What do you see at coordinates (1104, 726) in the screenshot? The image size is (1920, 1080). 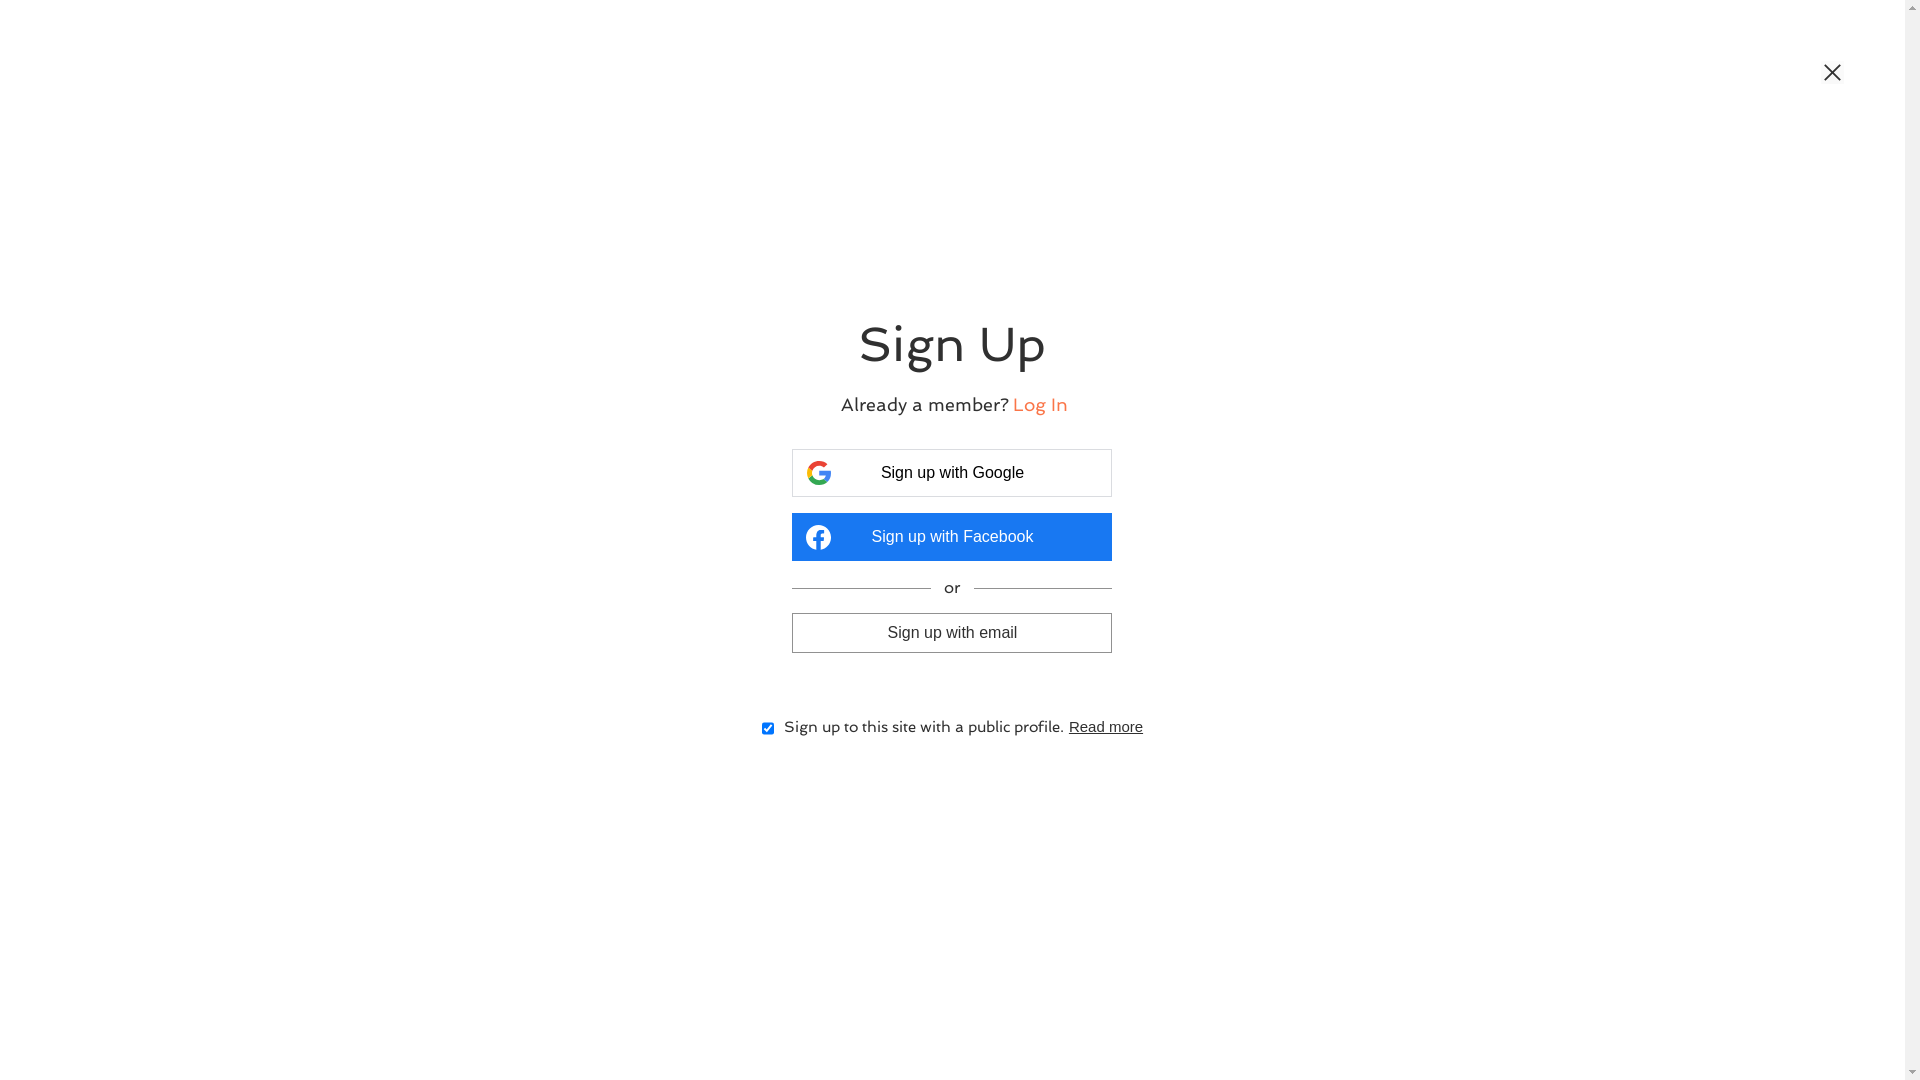 I see `'Read more'` at bounding box center [1104, 726].